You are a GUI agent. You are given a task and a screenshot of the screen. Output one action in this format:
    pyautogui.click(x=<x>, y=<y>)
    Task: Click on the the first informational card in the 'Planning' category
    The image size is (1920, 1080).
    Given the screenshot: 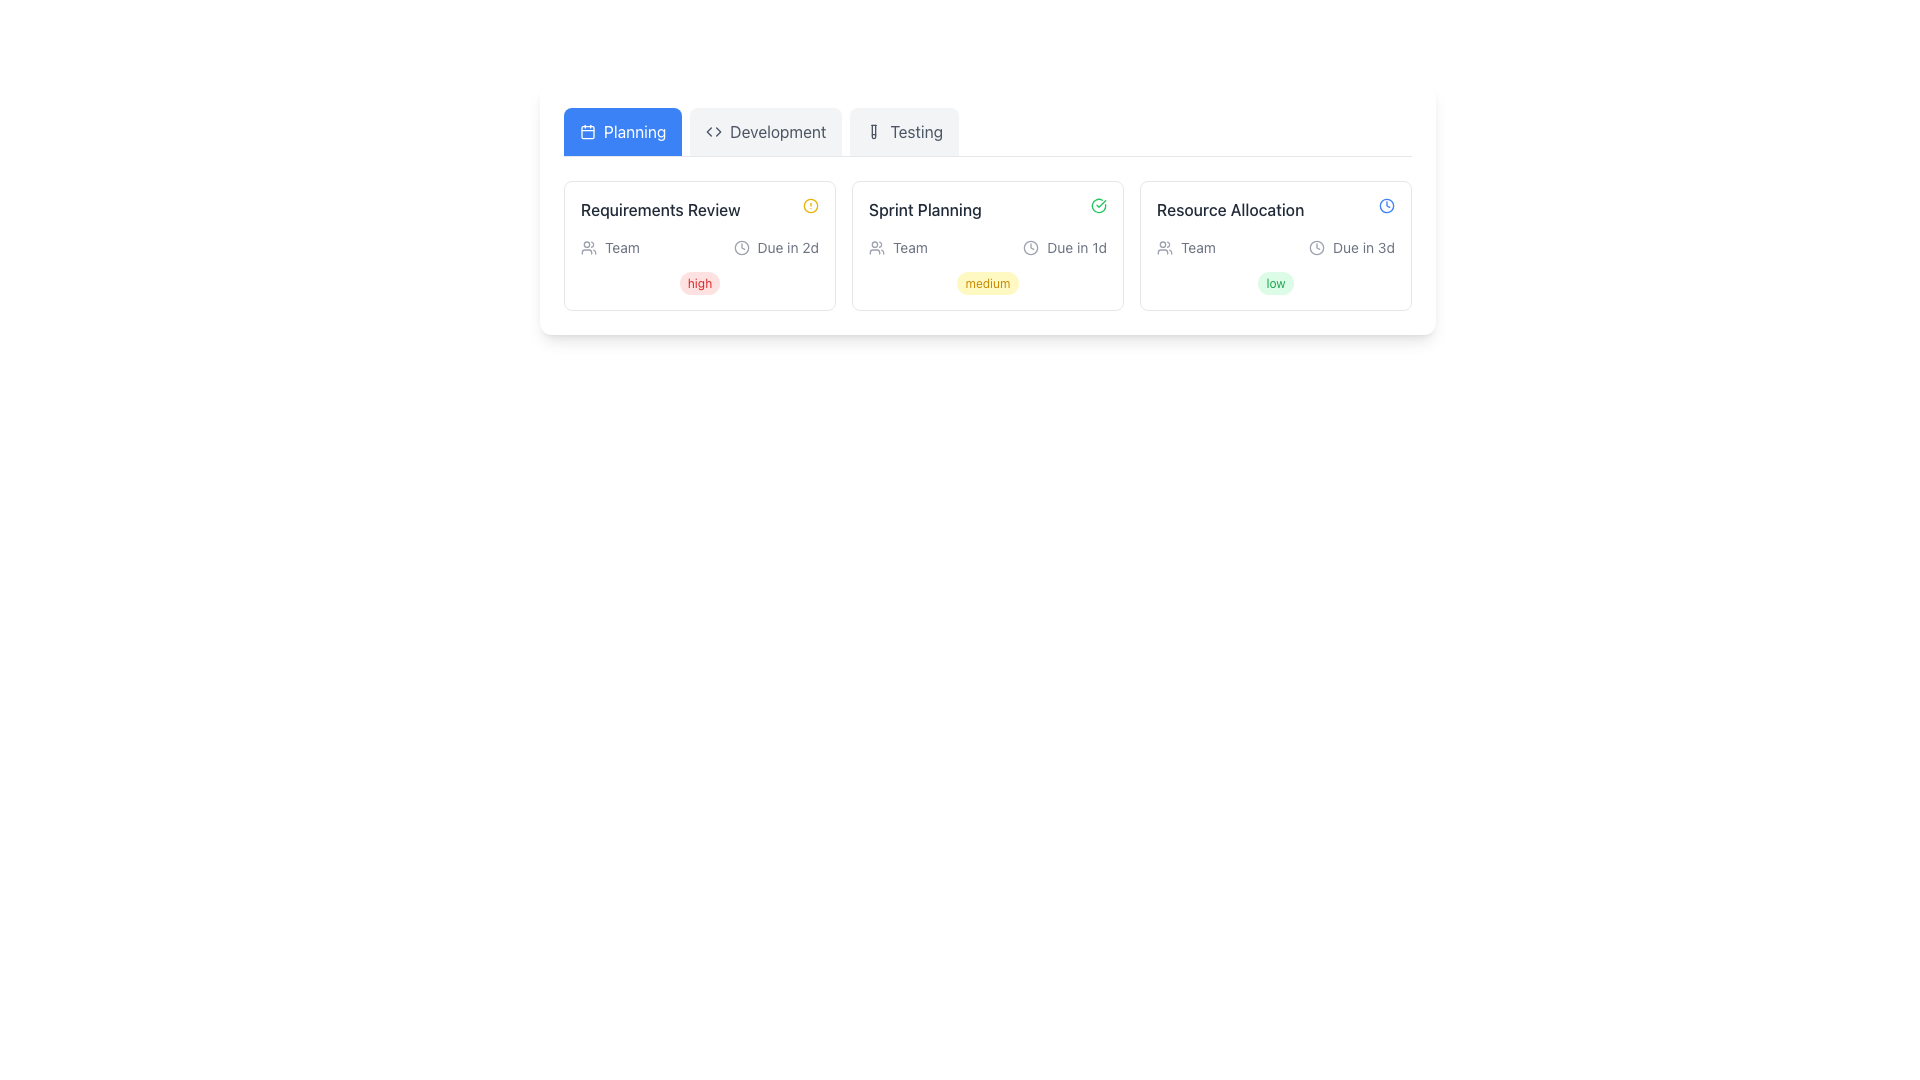 What is the action you would take?
    pyautogui.click(x=700, y=245)
    